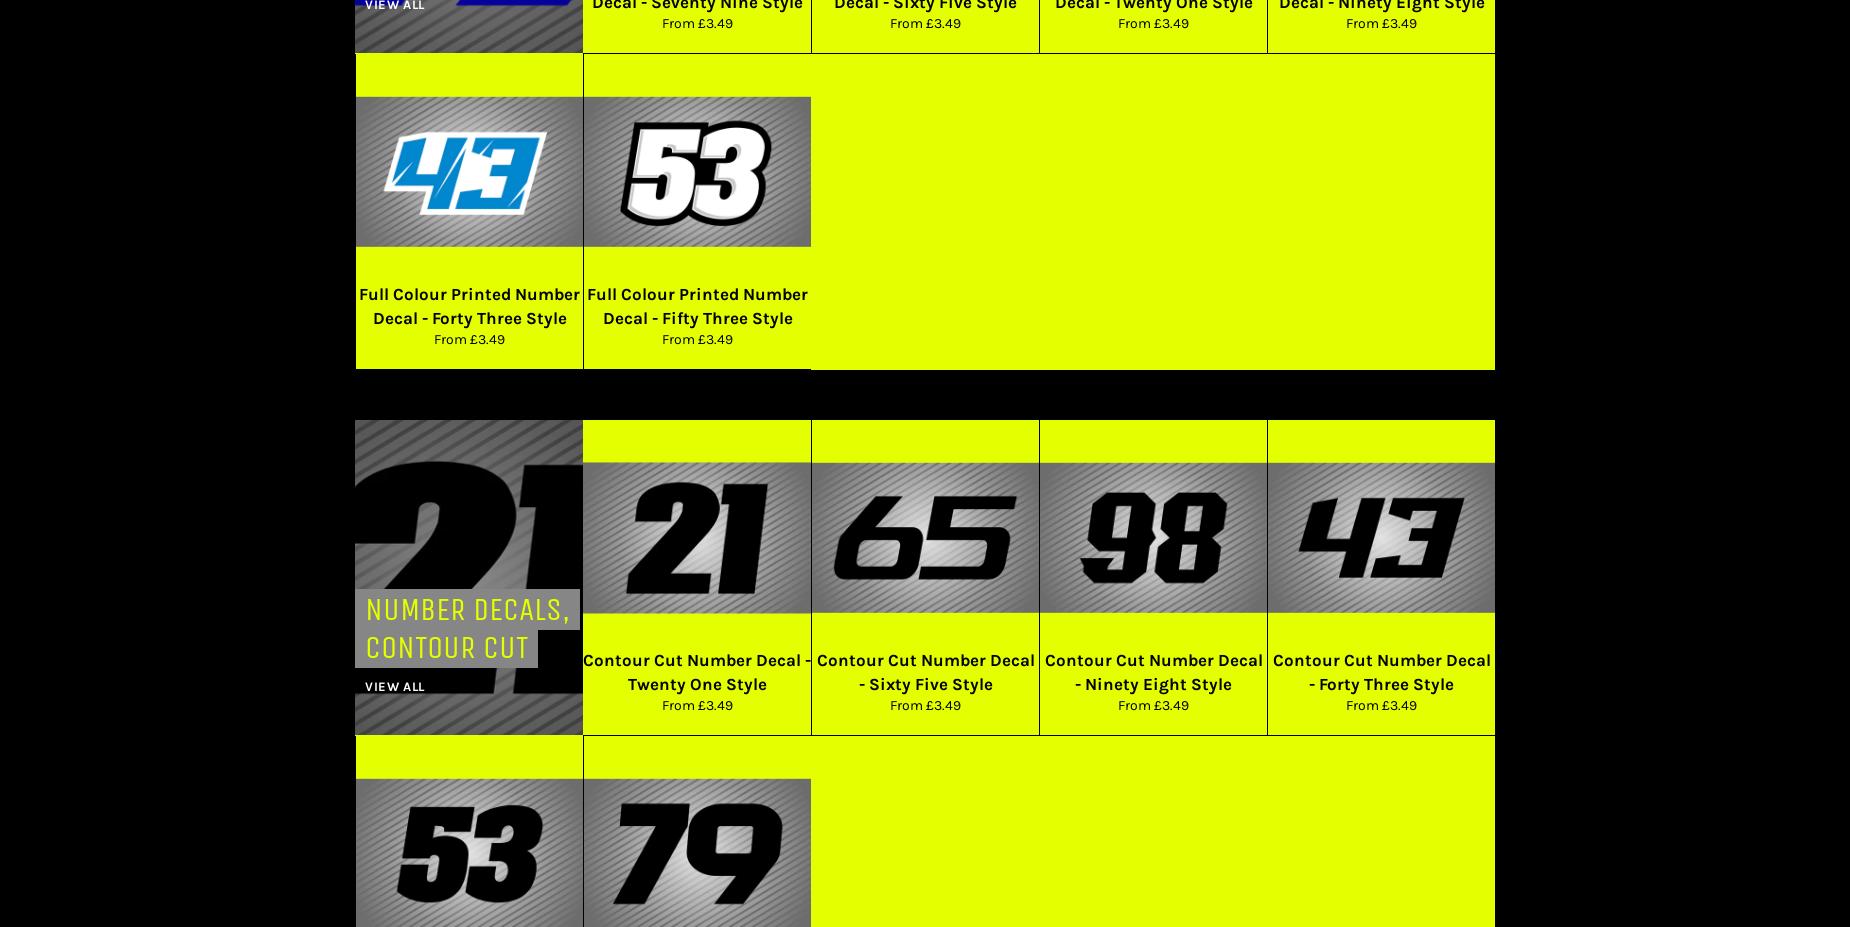  What do you see at coordinates (697, 305) in the screenshot?
I see `'Full Colour Printed Number Decal - Fifty Three Style'` at bounding box center [697, 305].